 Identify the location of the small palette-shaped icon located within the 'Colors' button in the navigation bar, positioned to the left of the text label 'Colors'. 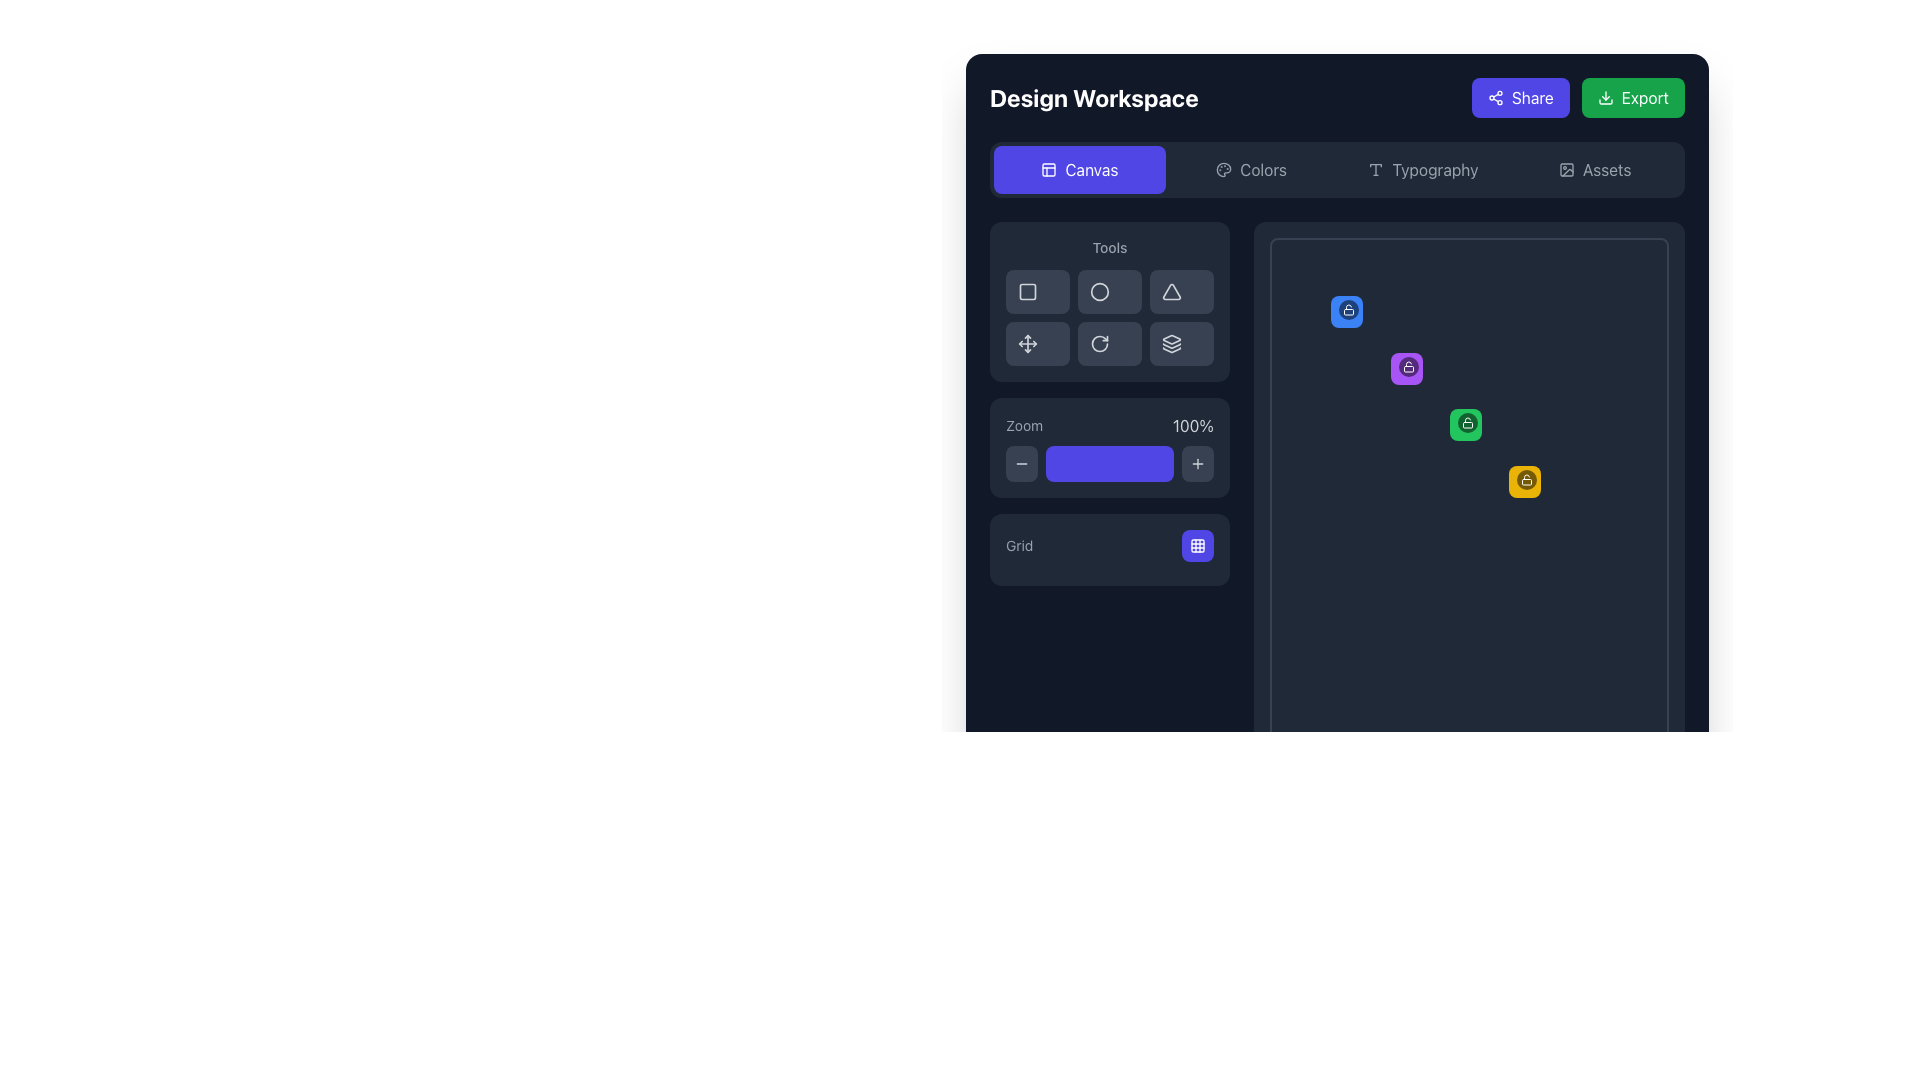
(1223, 168).